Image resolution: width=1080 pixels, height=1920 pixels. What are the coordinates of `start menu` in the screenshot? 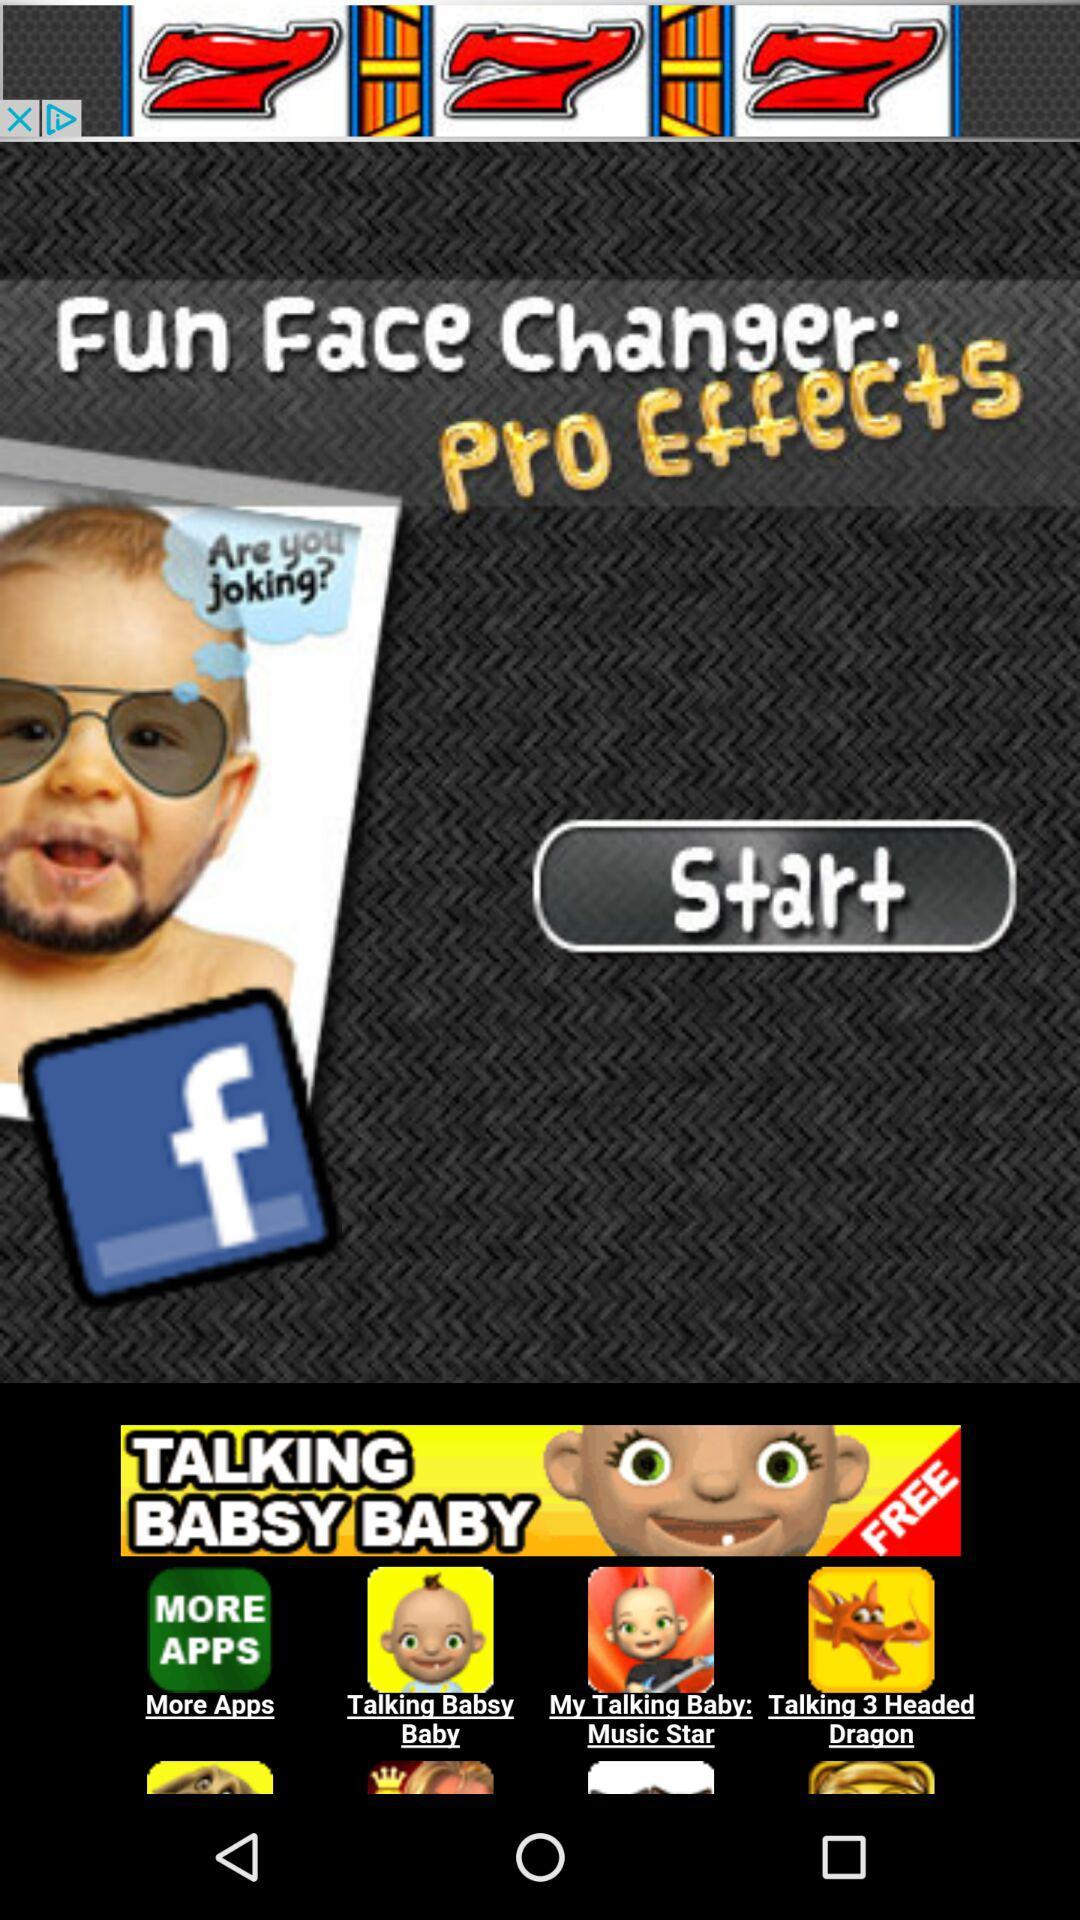 It's located at (540, 761).